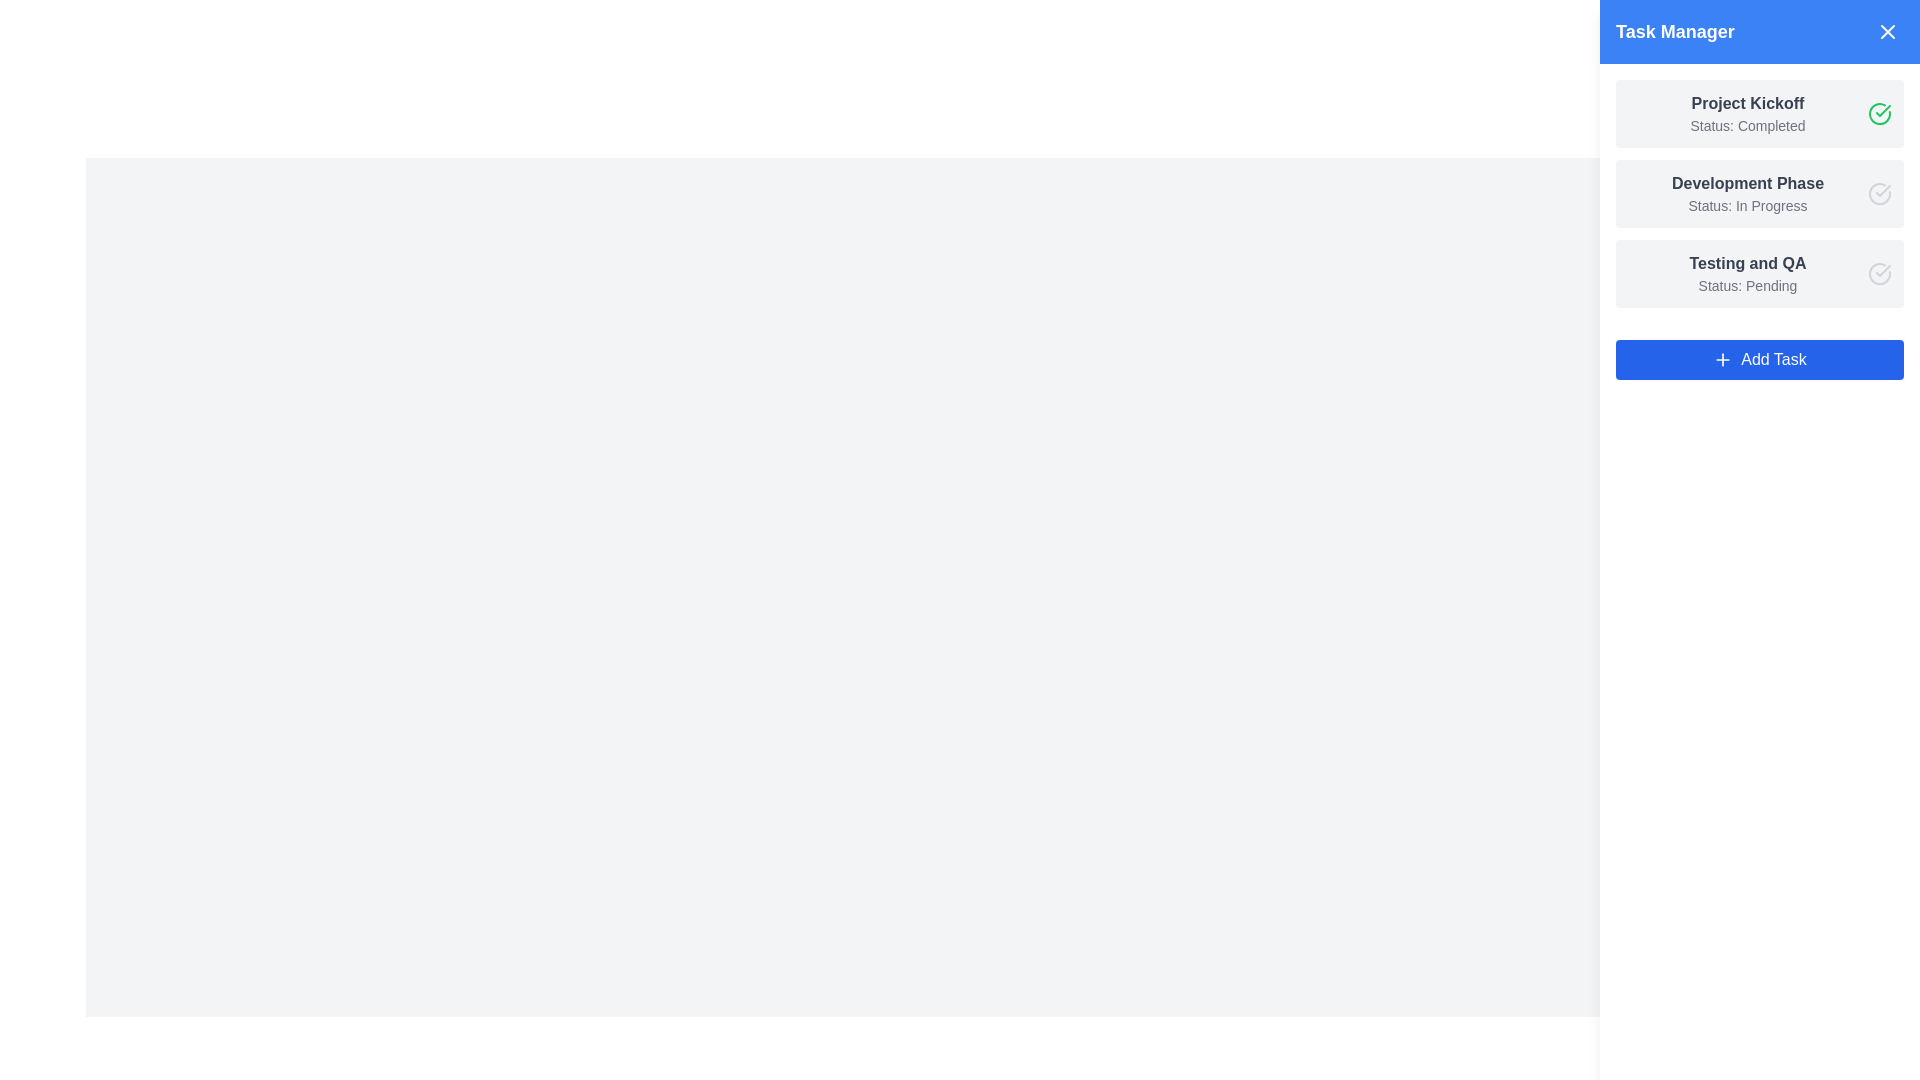 The height and width of the screenshot is (1080, 1920). Describe the element at coordinates (1879, 273) in the screenshot. I see `the icon with a circular outline and a checkmark inside, located to the right of the 'Testing and QA' text block in the Task Manager column, which is the third item in the list` at that location.